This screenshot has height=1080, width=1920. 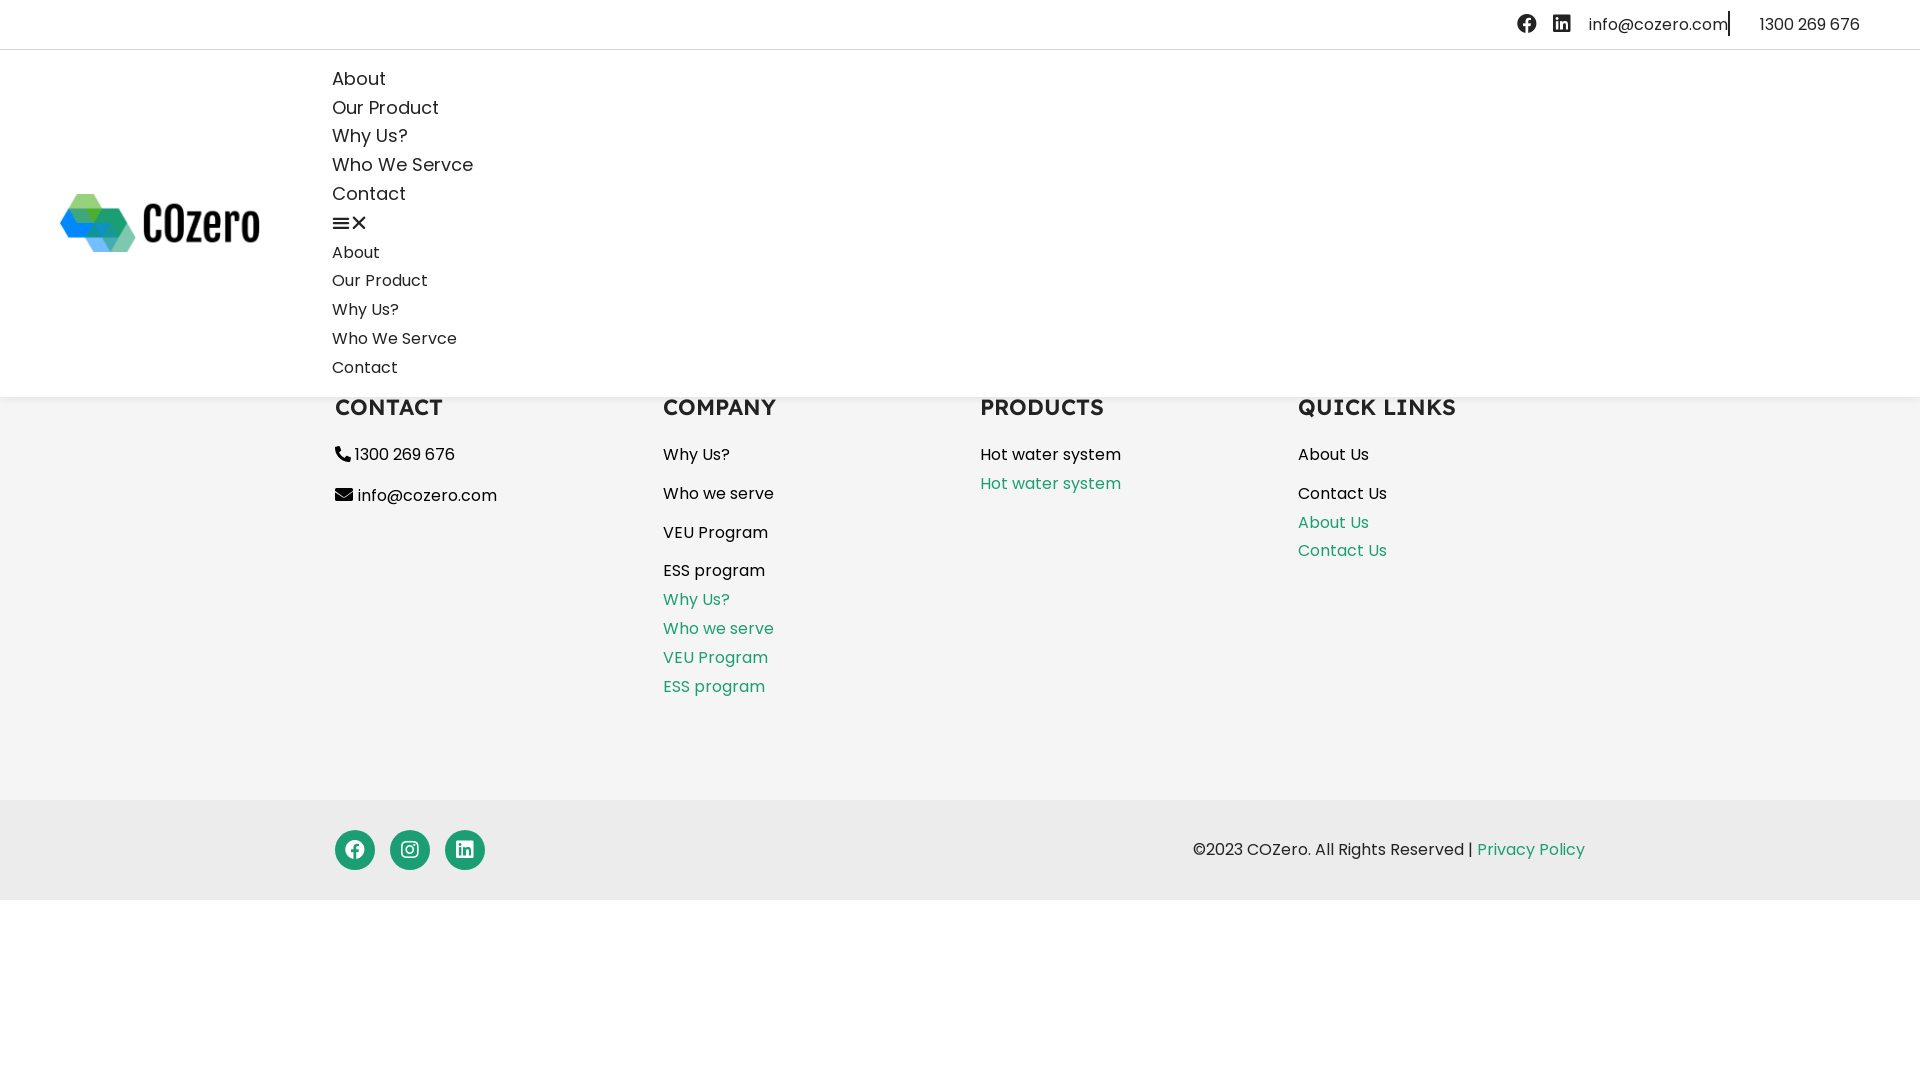 What do you see at coordinates (1333, 454) in the screenshot?
I see `'About Us'` at bounding box center [1333, 454].